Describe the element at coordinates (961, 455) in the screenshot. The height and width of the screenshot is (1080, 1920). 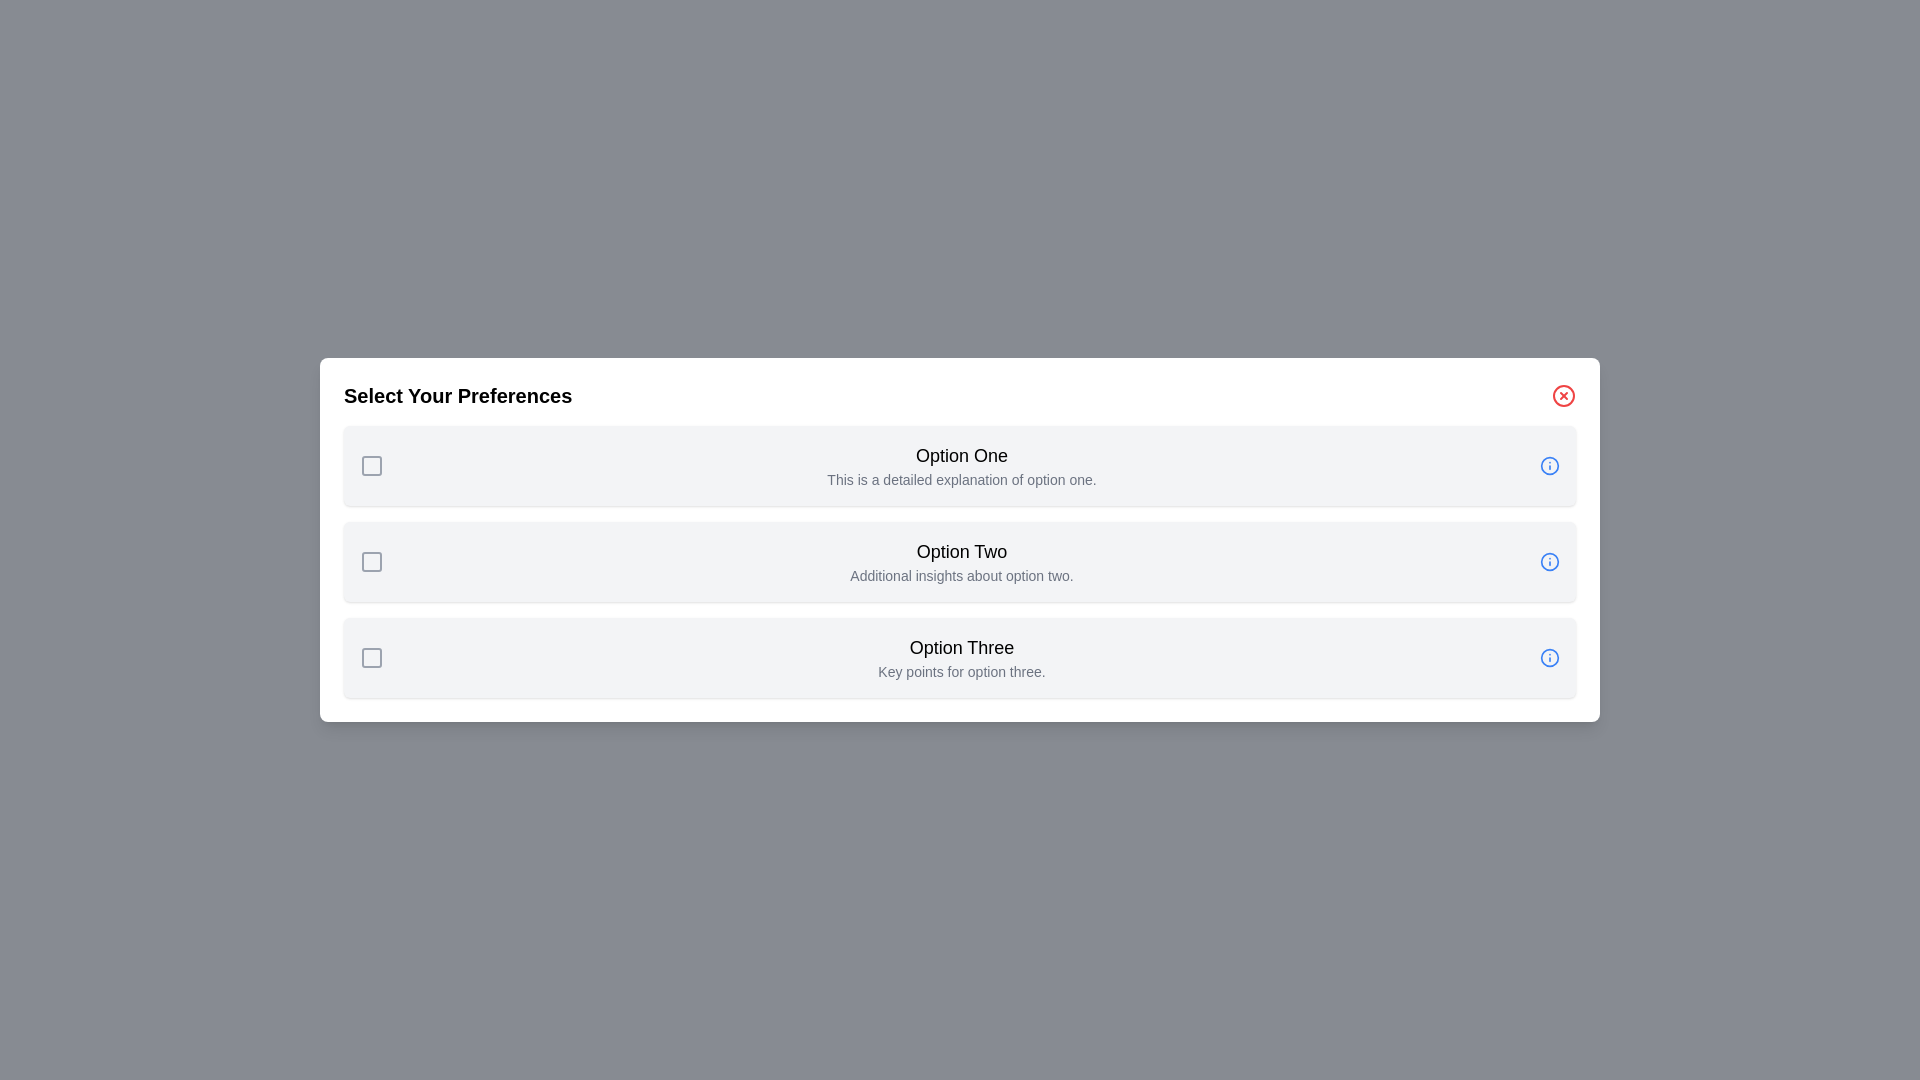
I see `the static text label that serves as the title for the first option in the list, positioned at the top of the first option block` at that location.